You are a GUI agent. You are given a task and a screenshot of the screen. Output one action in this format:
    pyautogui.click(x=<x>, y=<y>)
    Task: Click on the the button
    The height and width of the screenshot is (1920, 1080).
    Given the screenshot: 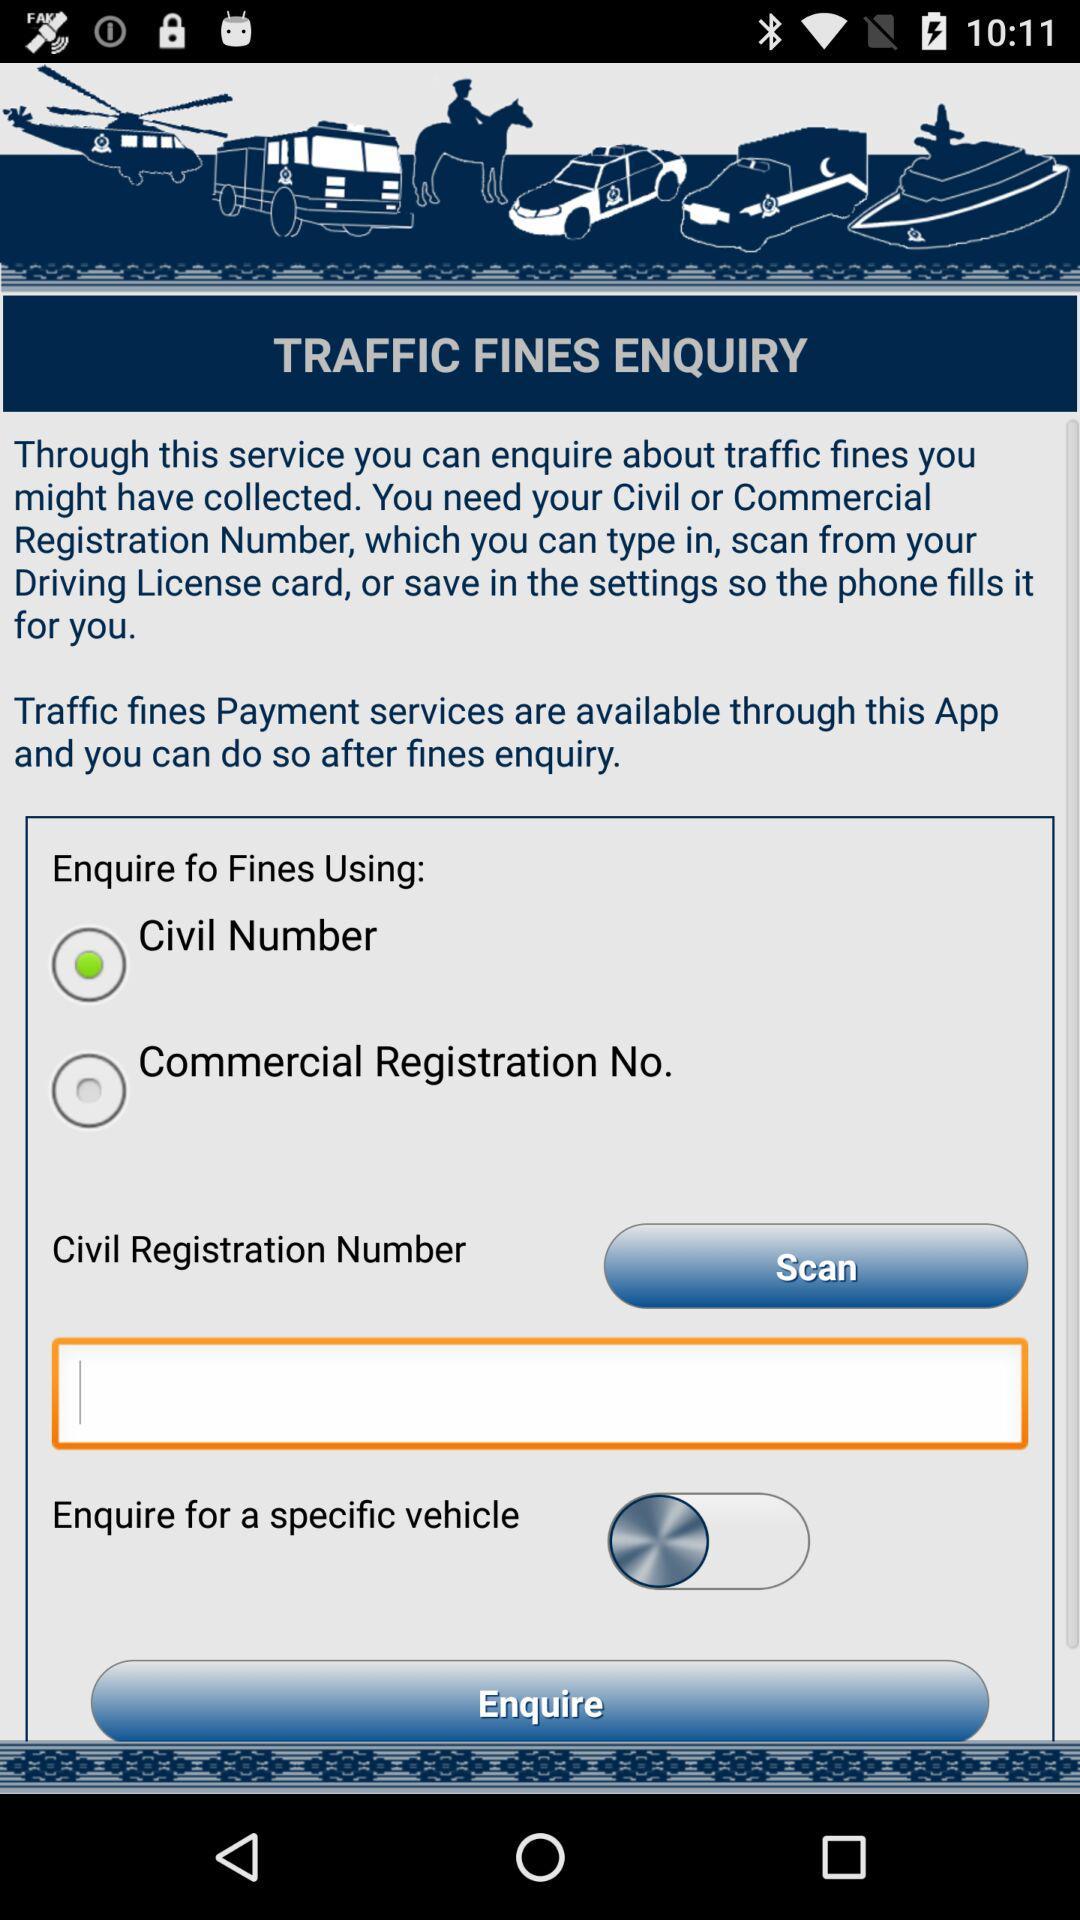 What is the action you would take?
    pyautogui.click(x=707, y=1540)
    